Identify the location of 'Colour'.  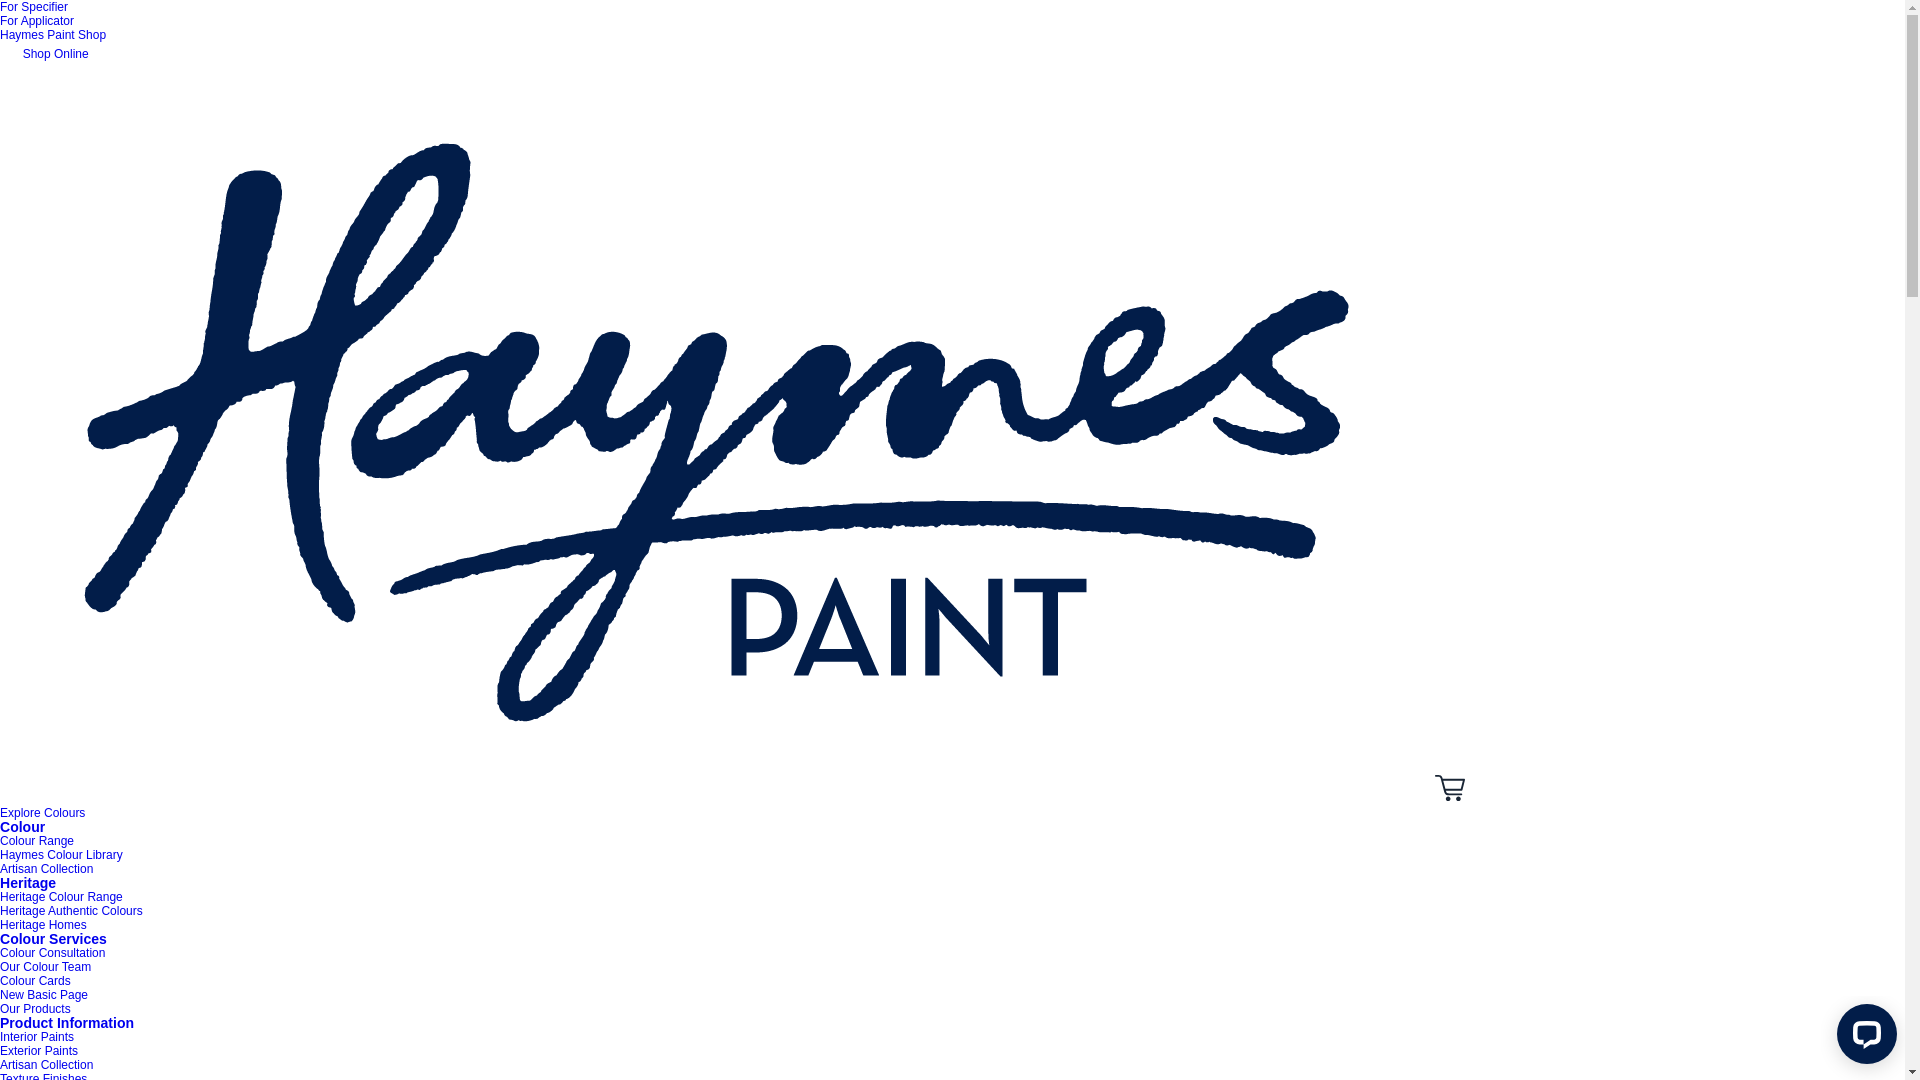
(22, 826).